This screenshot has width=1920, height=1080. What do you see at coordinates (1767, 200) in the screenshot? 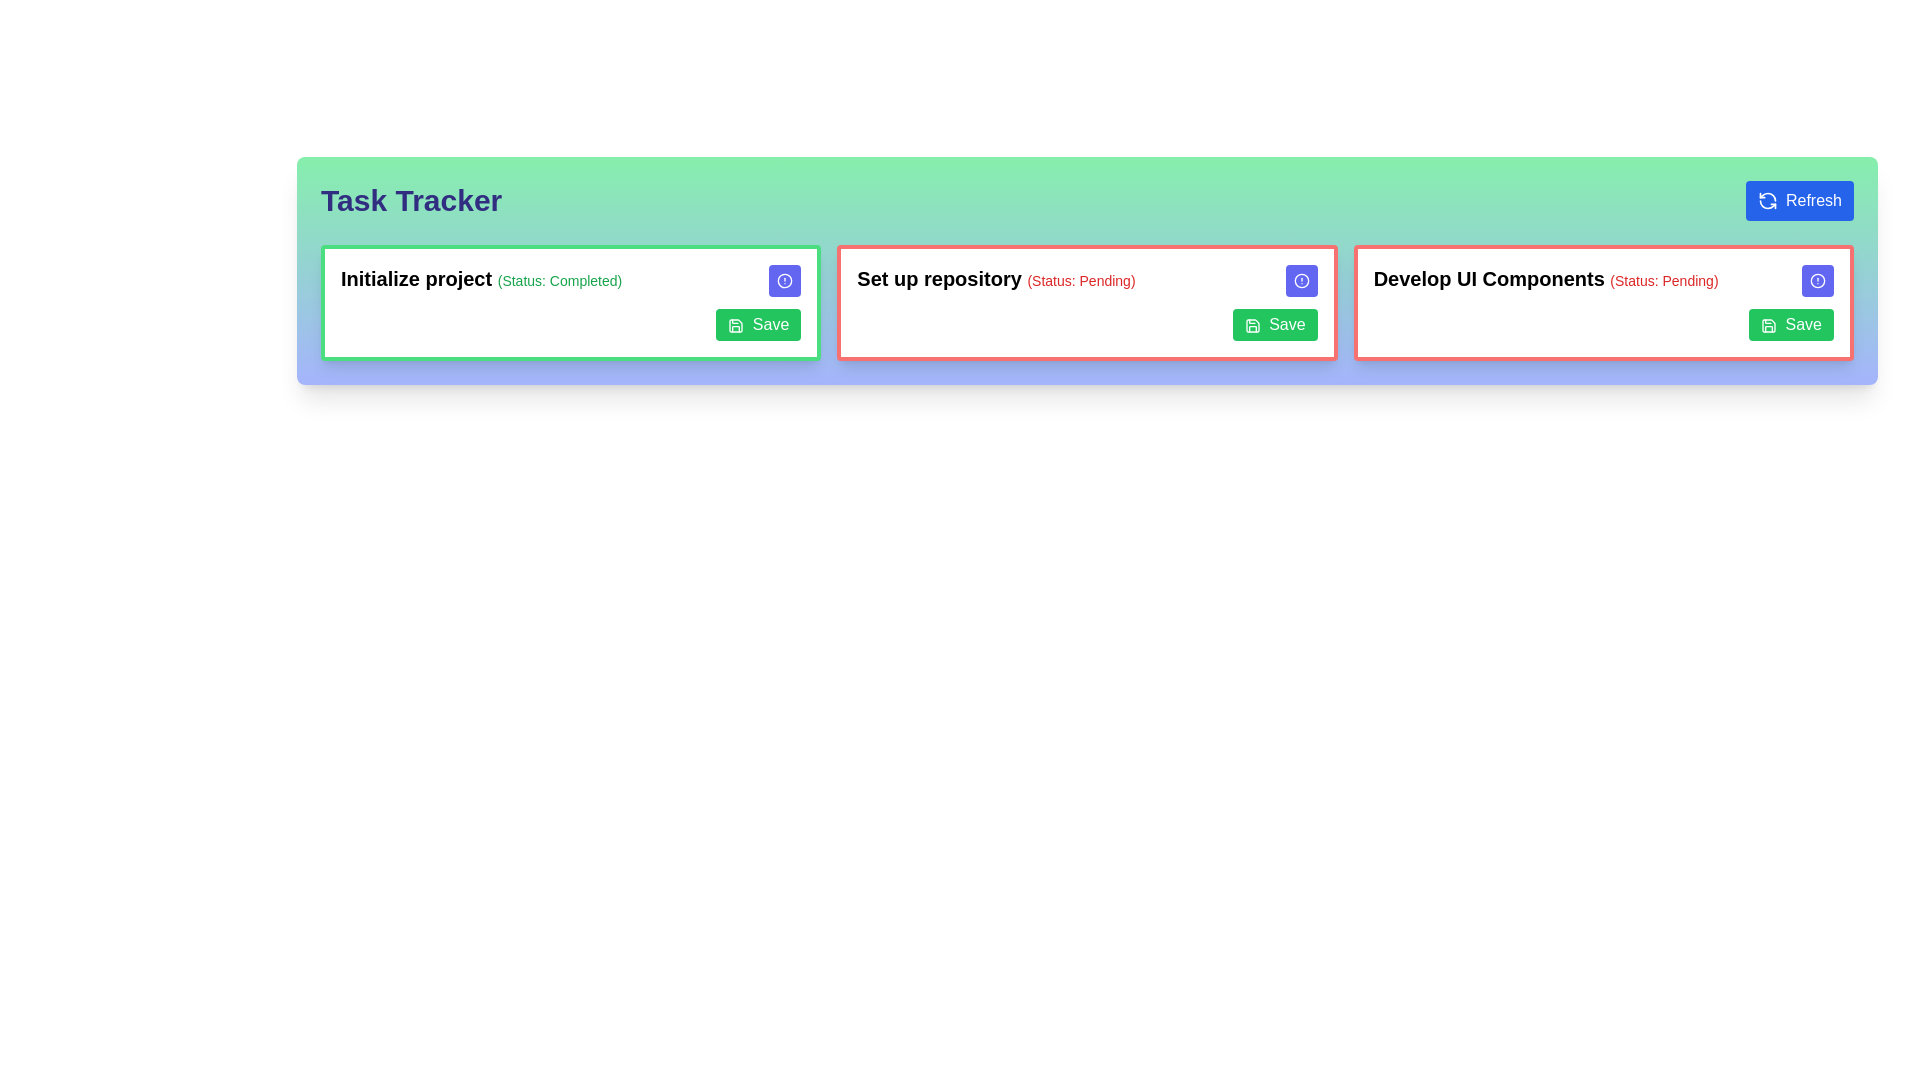
I see `the refresh icon, which is a circular arrow on a blue button labeled 'Refresh', located at the top-right corner of the interface` at bounding box center [1767, 200].